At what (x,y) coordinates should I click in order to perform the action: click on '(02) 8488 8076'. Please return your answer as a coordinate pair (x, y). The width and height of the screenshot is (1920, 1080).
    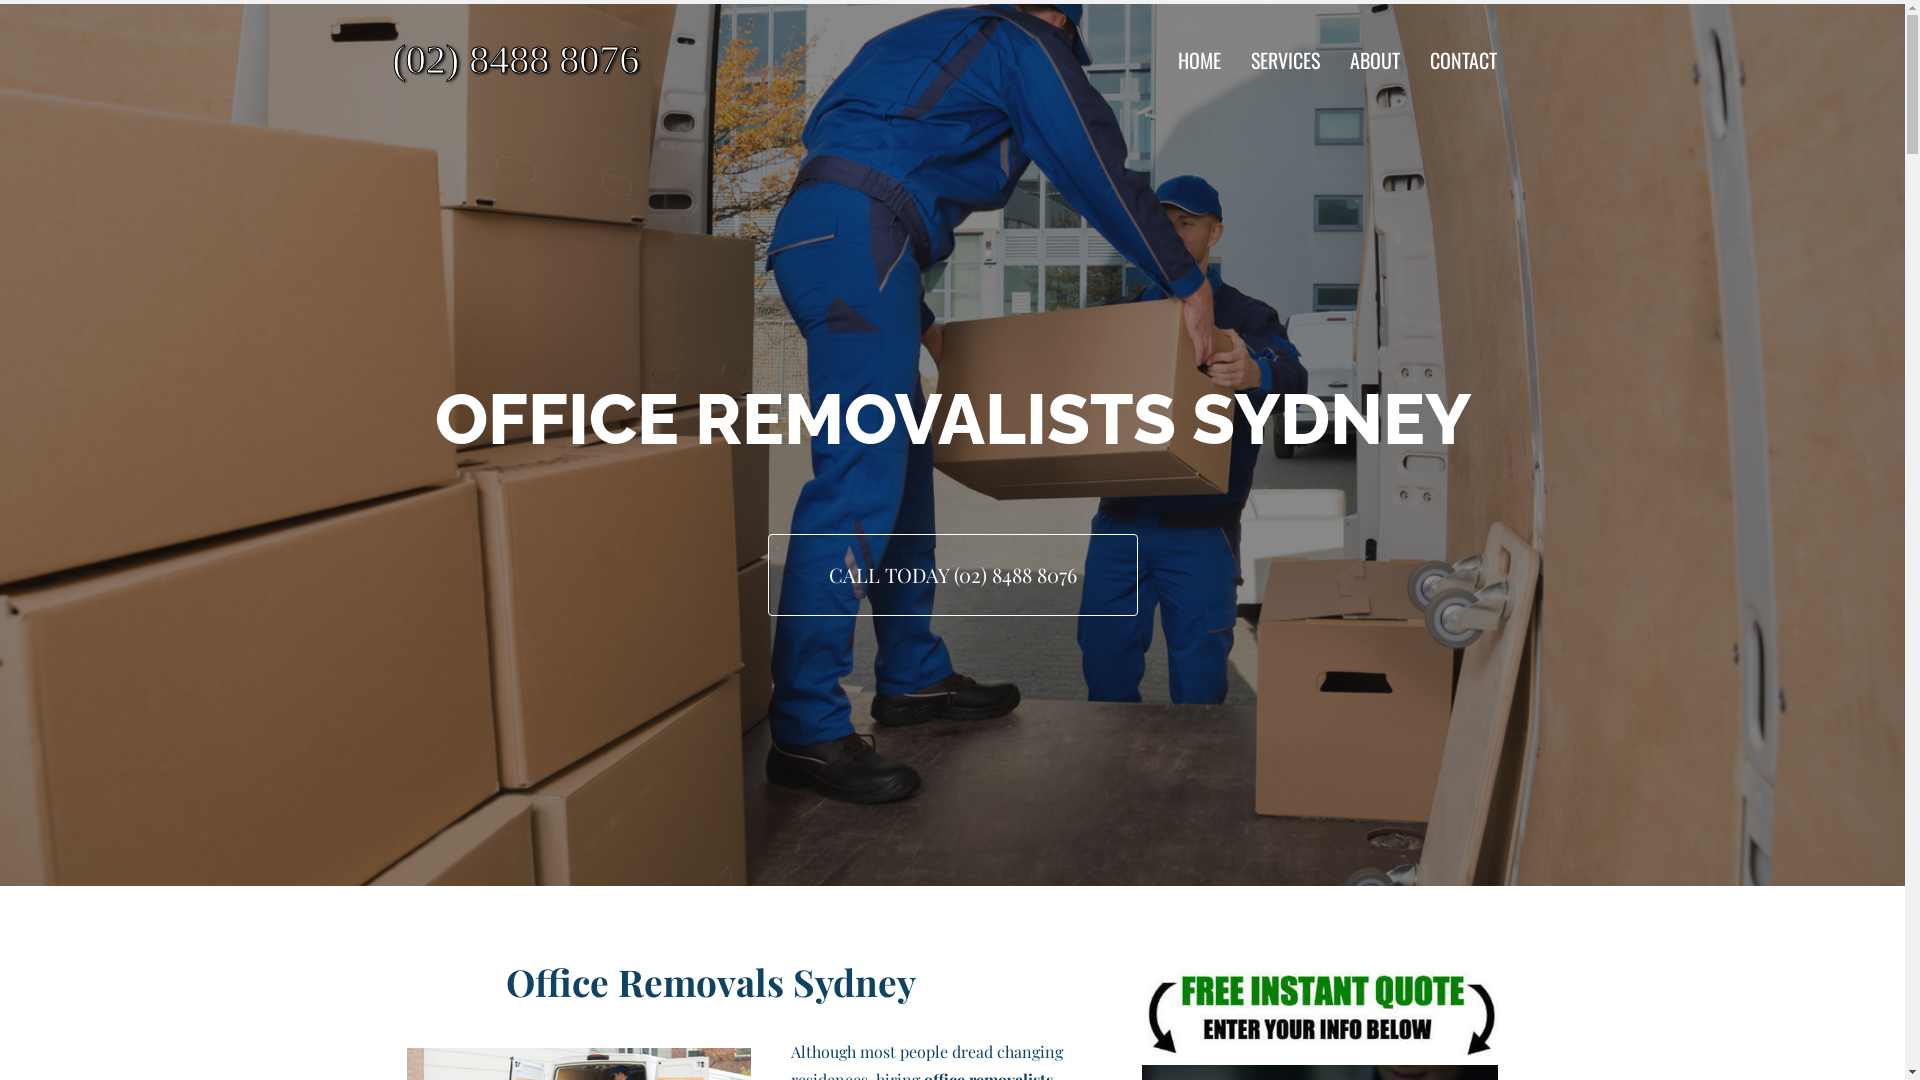
    Looking at the image, I should click on (570, 59).